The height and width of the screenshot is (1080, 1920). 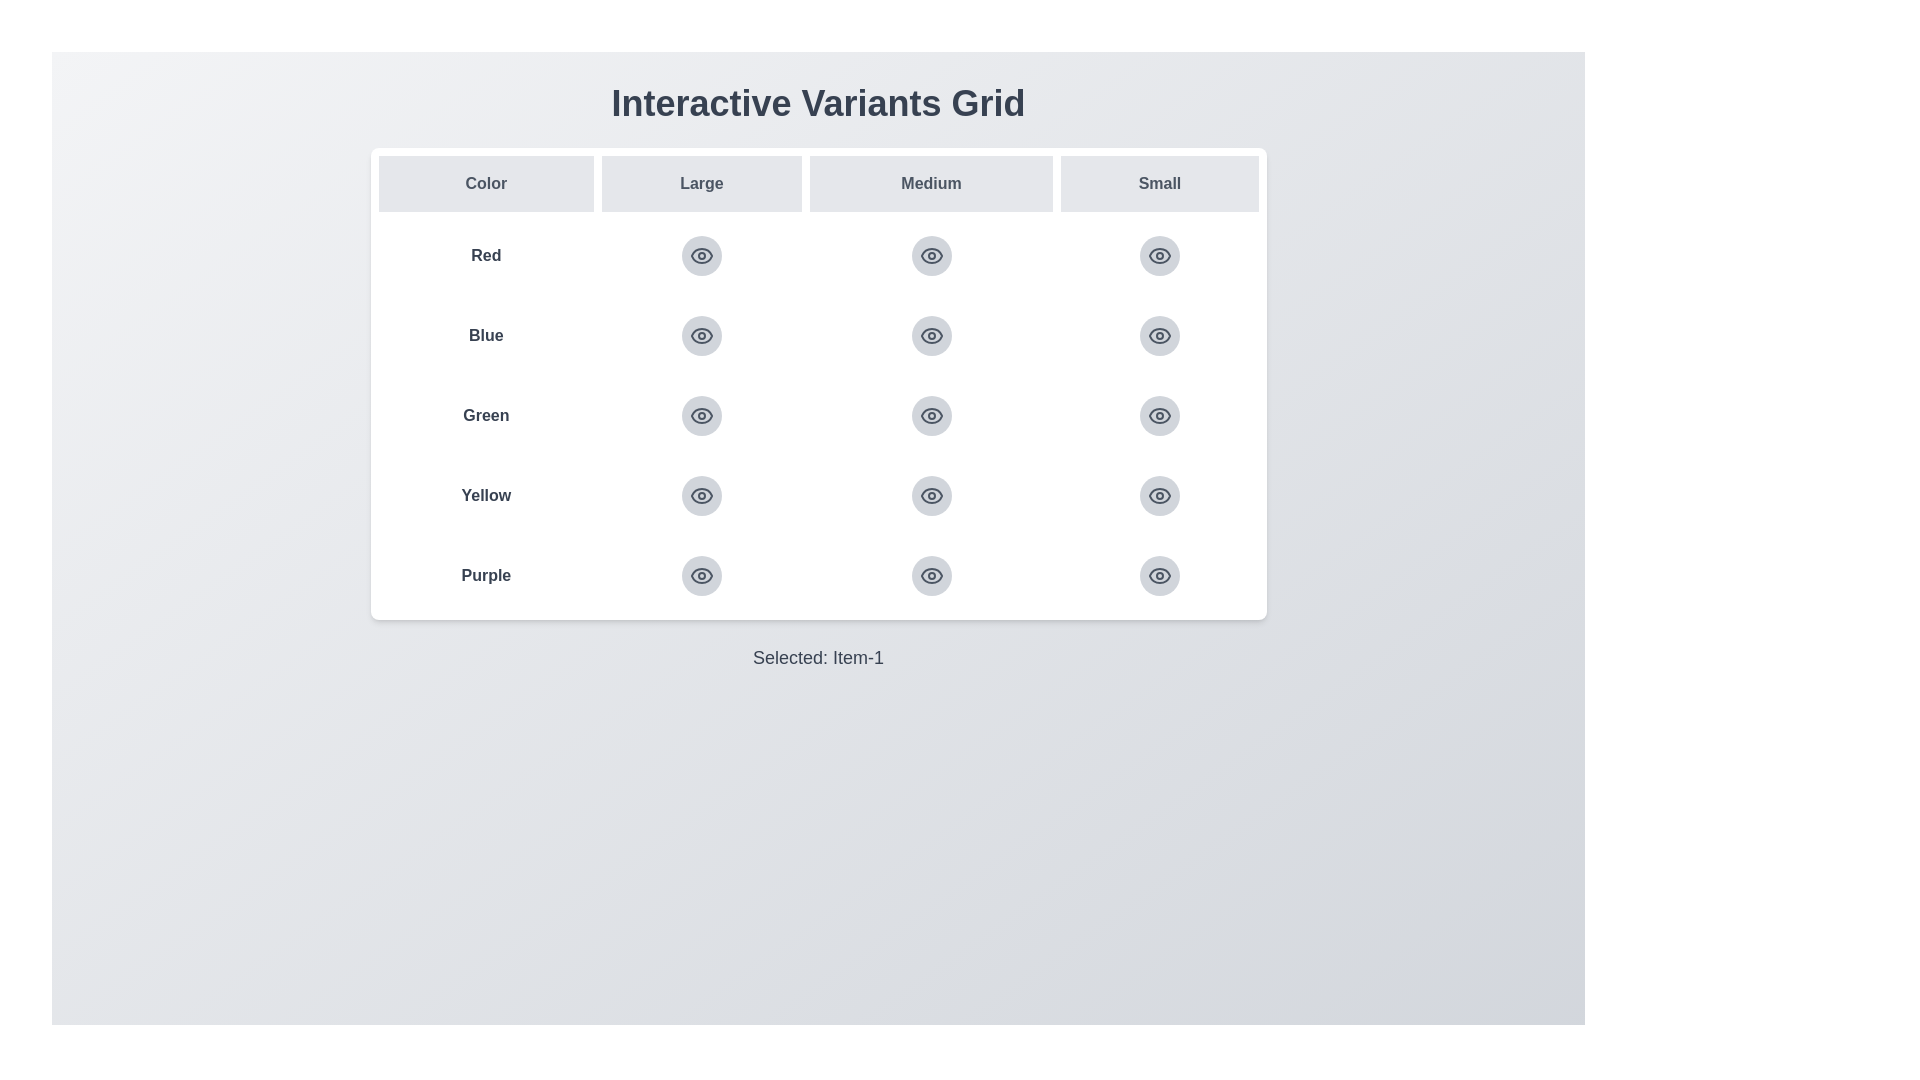 I want to click on the eye icon button located in the fourth row and second column of the grid, so click(x=701, y=495).